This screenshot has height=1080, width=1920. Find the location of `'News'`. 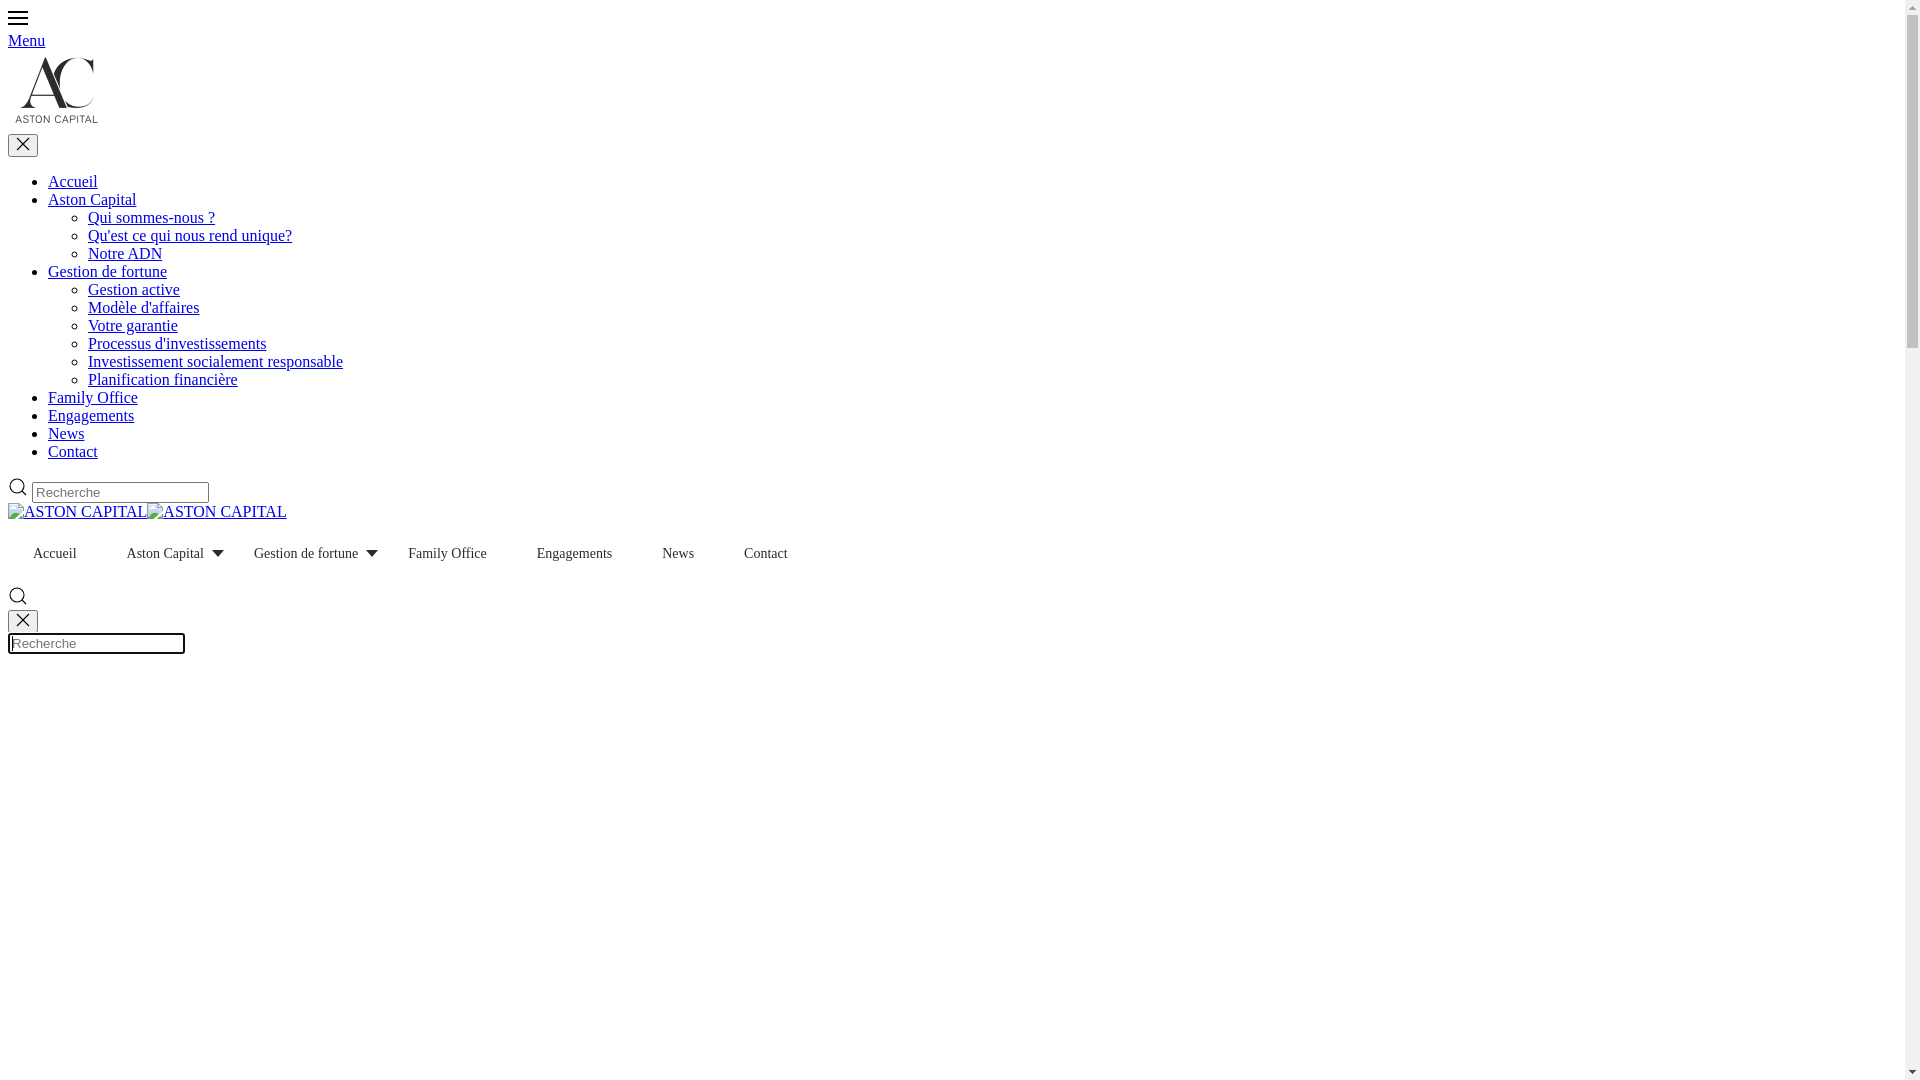

'News' is located at coordinates (66, 432).